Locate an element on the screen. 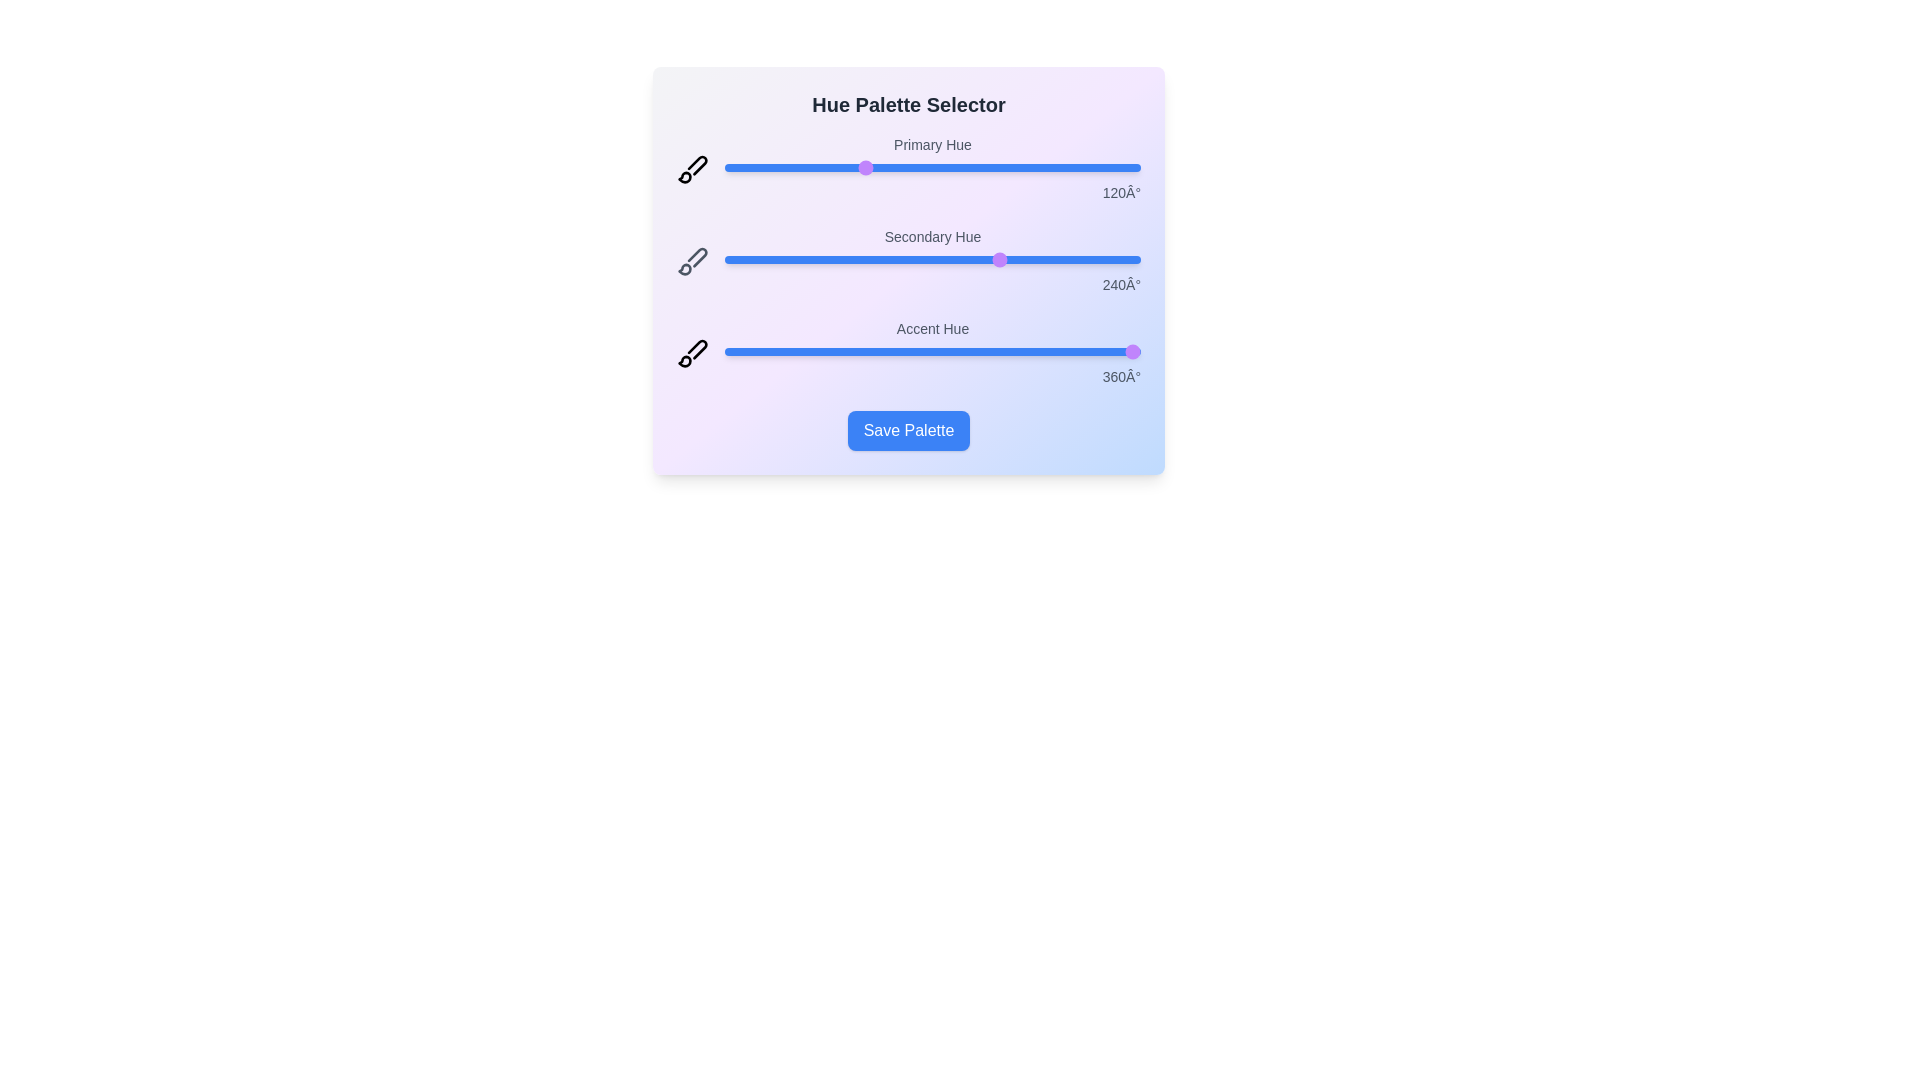 The image size is (1920, 1080). the 'Primary Hue' slider to 98 degrees is located at coordinates (838, 167).